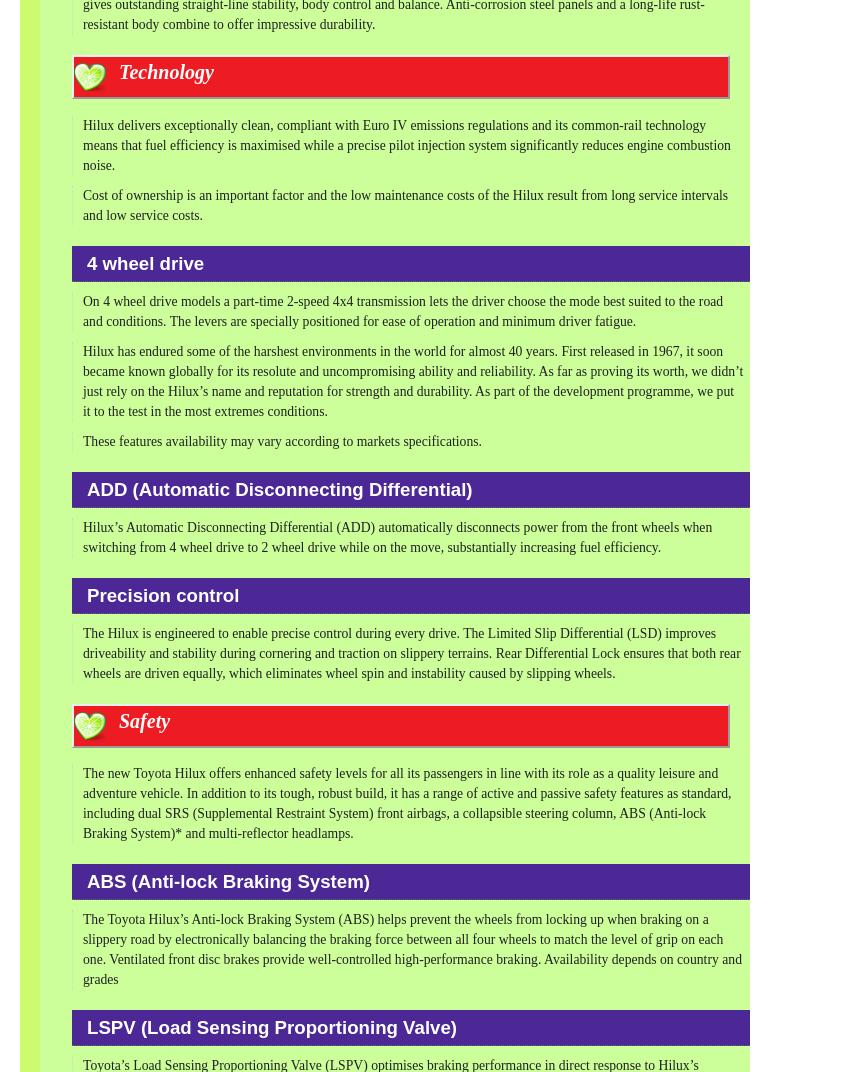  Describe the element at coordinates (410, 652) in the screenshot. I see `'The Hilux is engineered to enable precise control during every drive. The Limited Slip Differential (LSD) improves driveability and stability during cornering and traction on slippery terrains. Rear Differential Lock ensures that both rear wheels are driven equally, which eliminates wheel spin and instability caused by slipping wheels.'` at that location.